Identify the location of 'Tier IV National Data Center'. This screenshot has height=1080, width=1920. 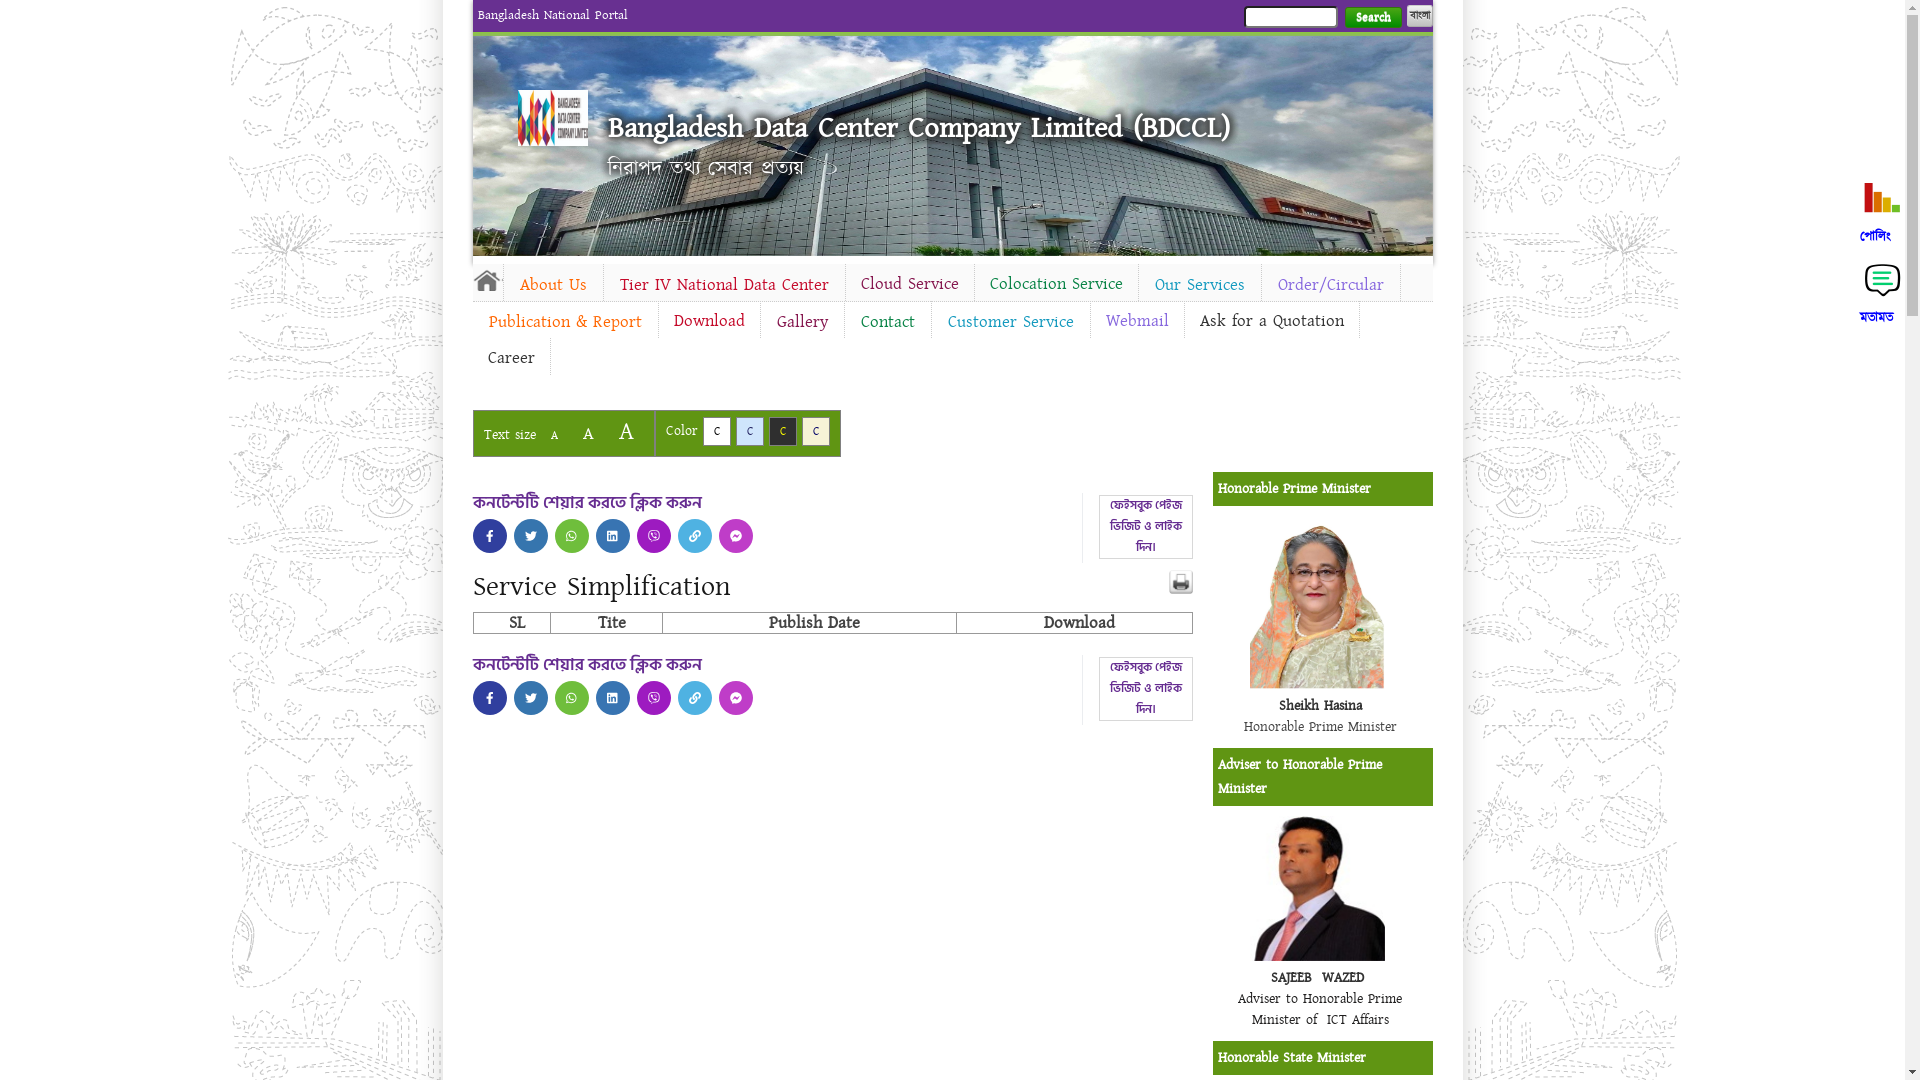
(723, 285).